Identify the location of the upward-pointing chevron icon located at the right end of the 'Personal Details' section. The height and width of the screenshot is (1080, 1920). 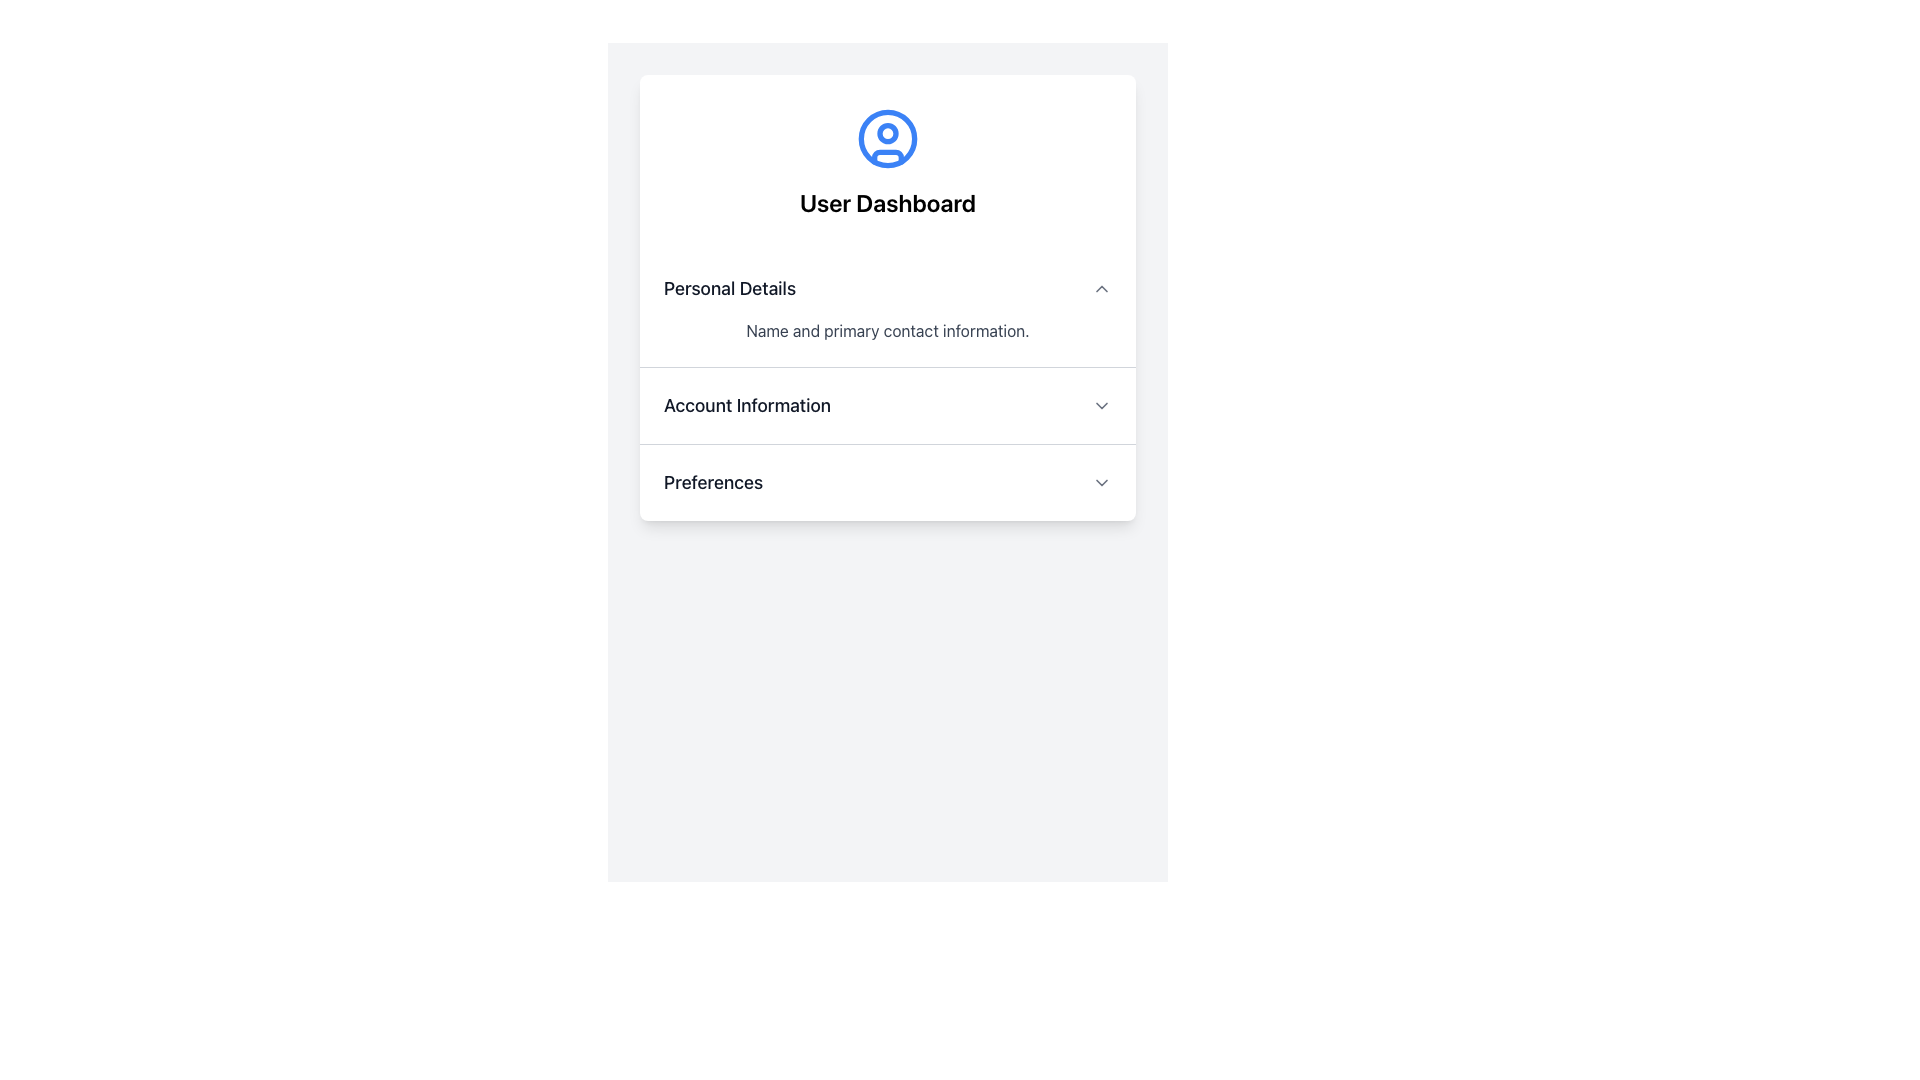
(1101, 289).